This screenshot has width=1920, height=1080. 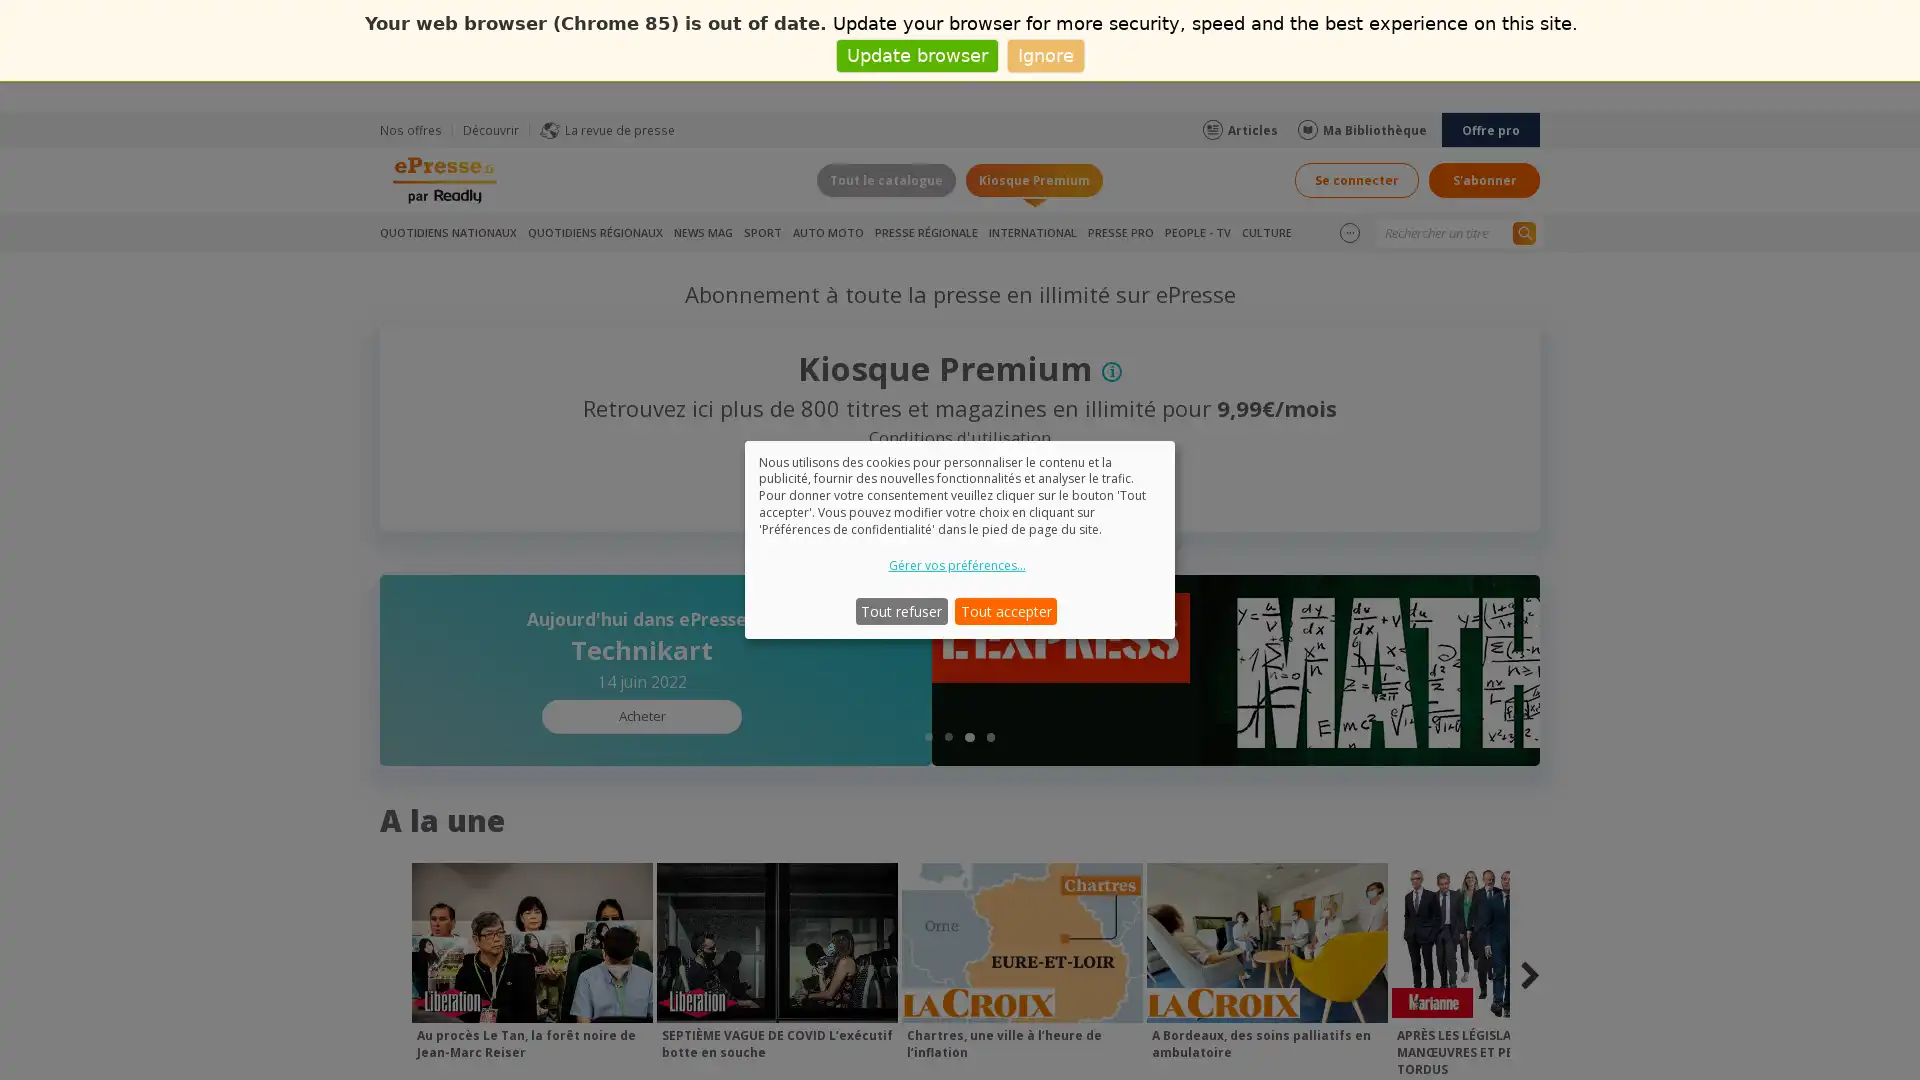 What do you see at coordinates (1006, 609) in the screenshot?
I see `Tout accepter` at bounding box center [1006, 609].